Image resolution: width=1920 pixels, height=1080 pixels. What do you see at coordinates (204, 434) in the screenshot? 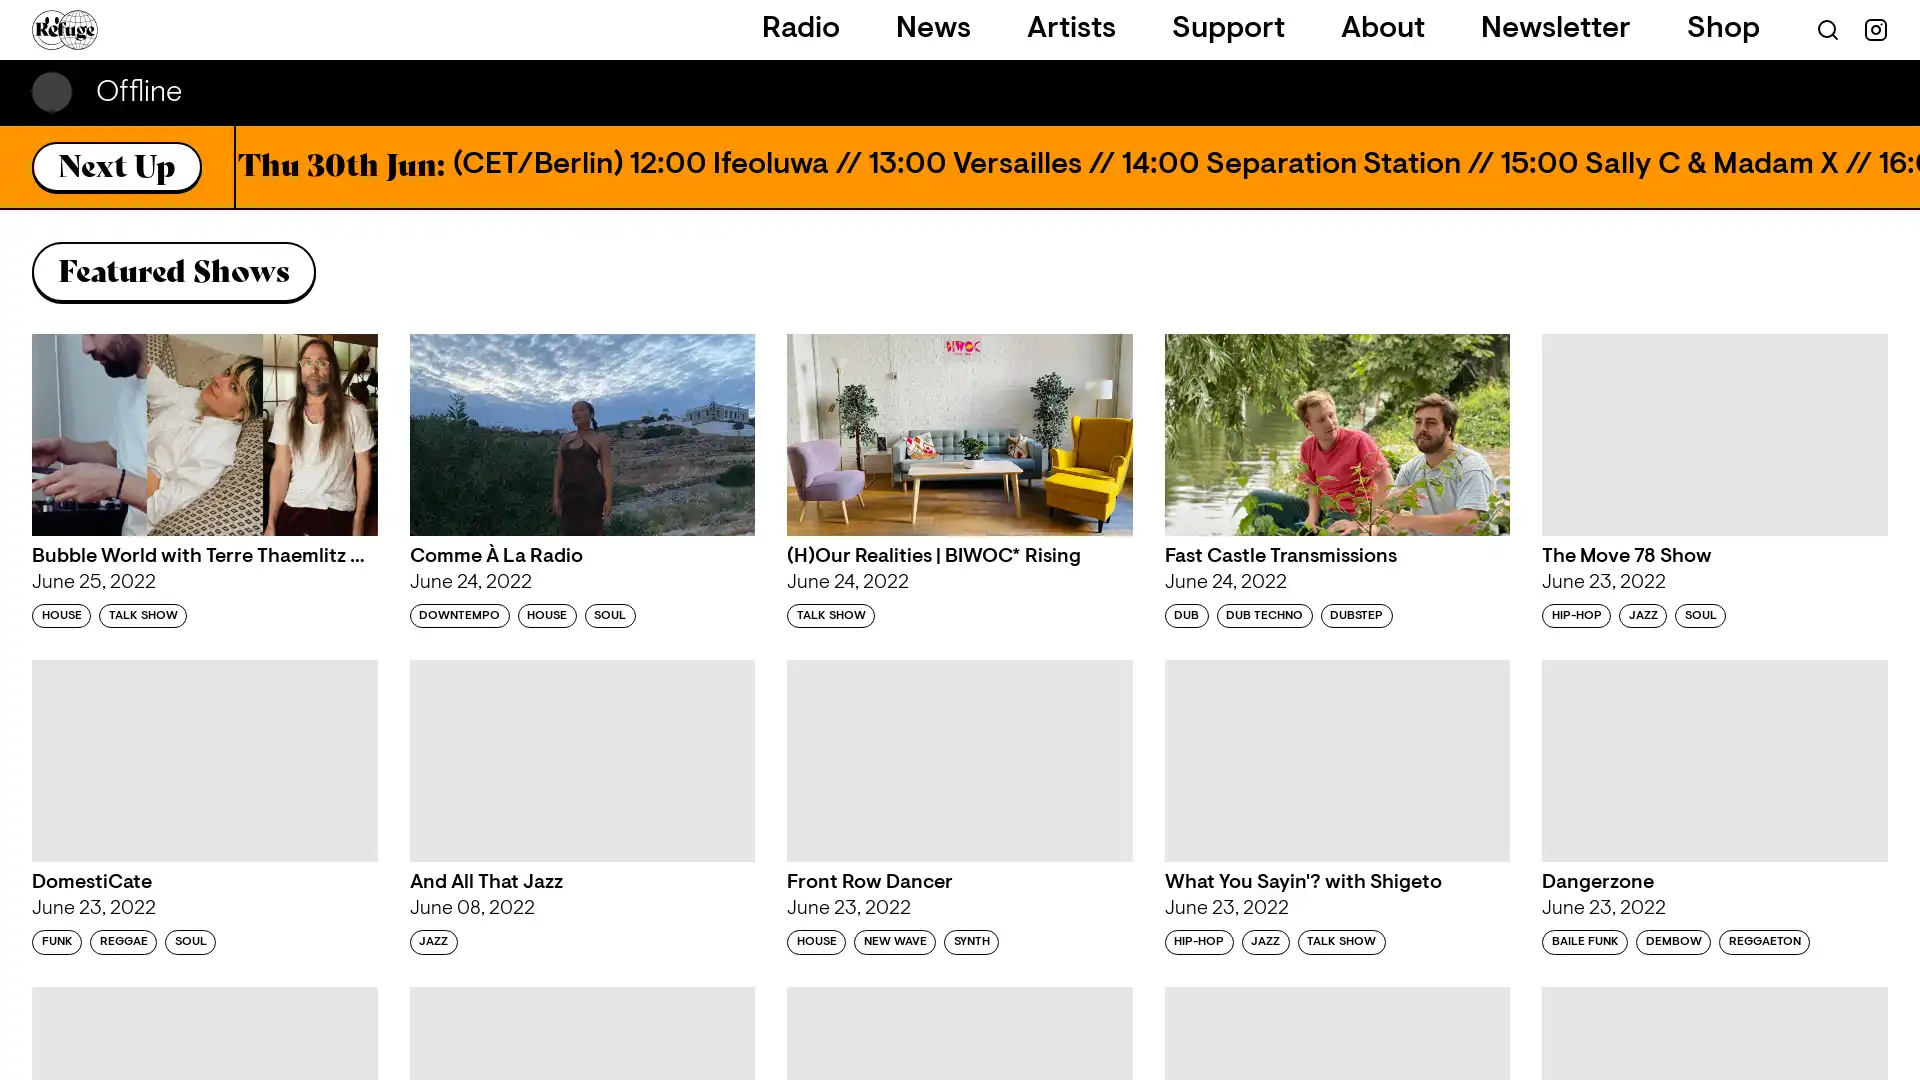
I see `Bubble World with Terre Thaemlitz & Serge Garcia` at bounding box center [204, 434].